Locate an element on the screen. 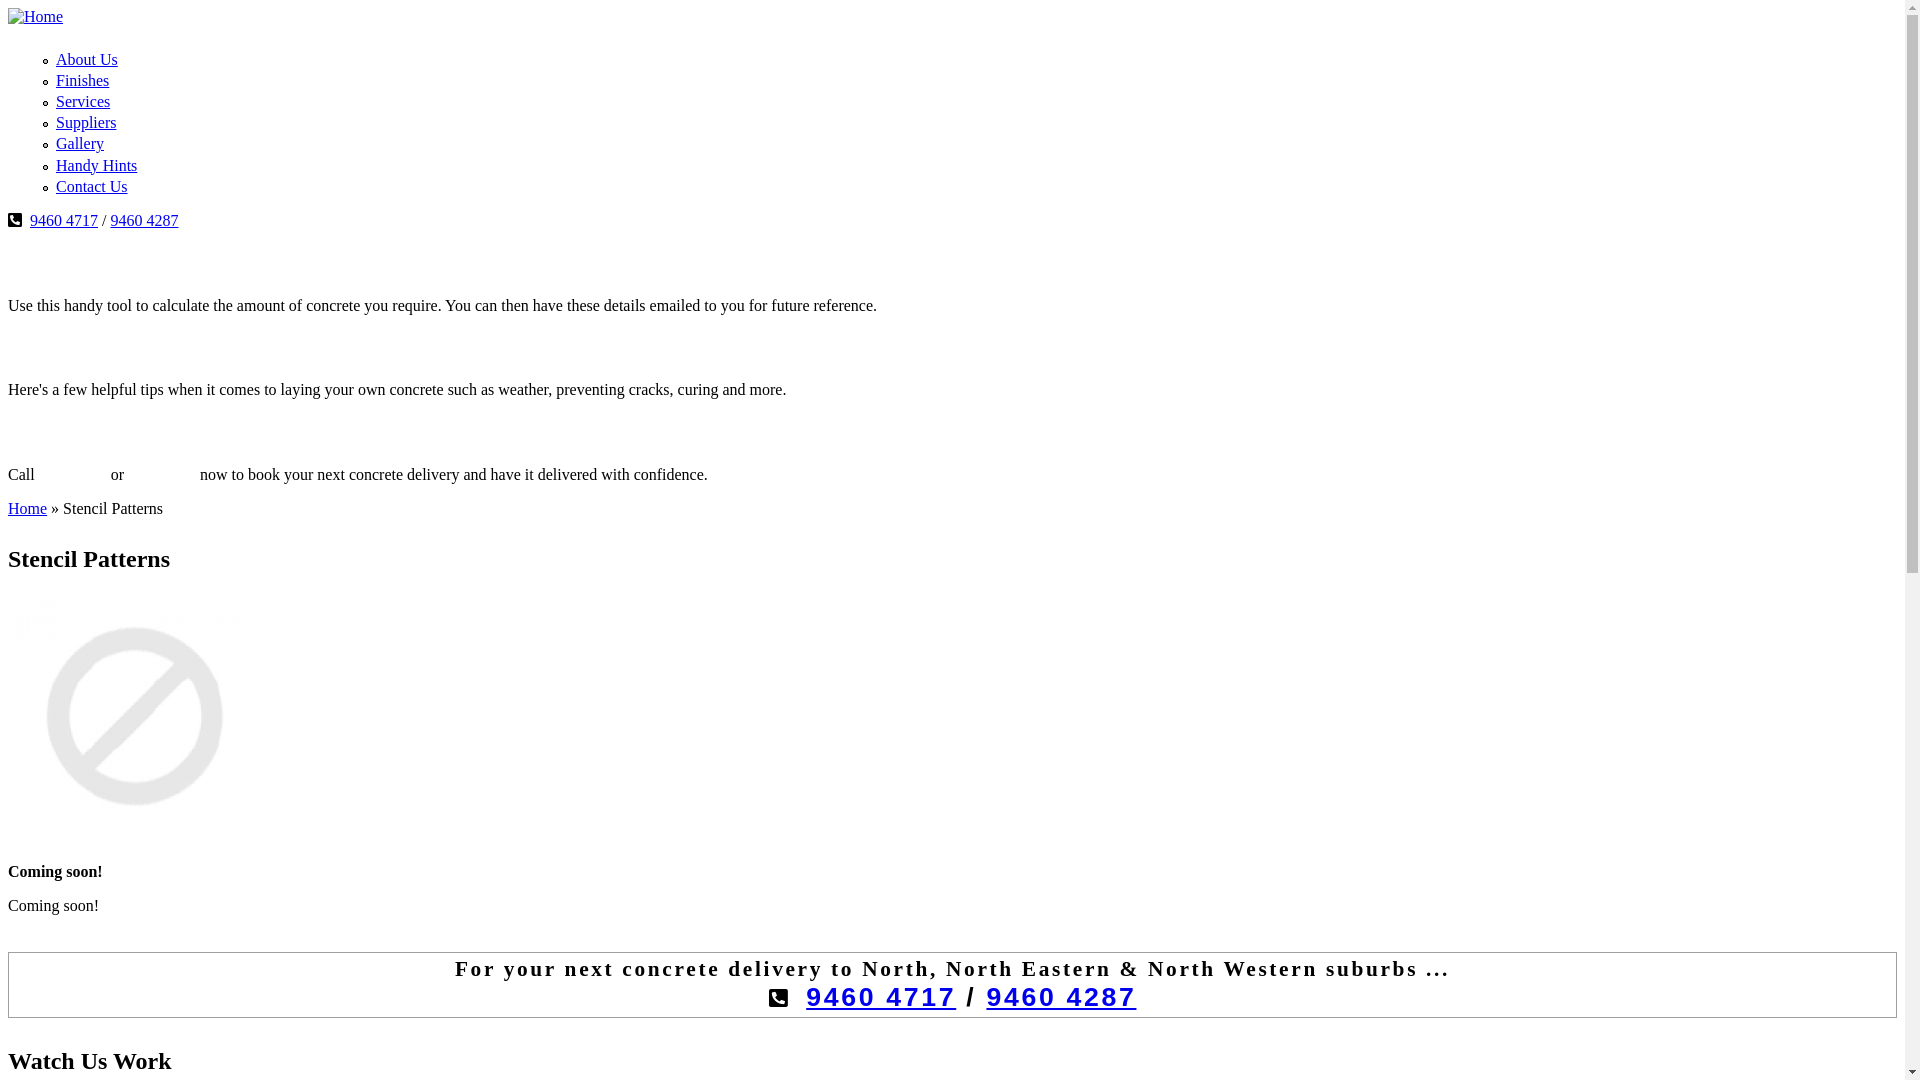 The image size is (1920, 1080). '9460 4717' is located at coordinates (880, 996).